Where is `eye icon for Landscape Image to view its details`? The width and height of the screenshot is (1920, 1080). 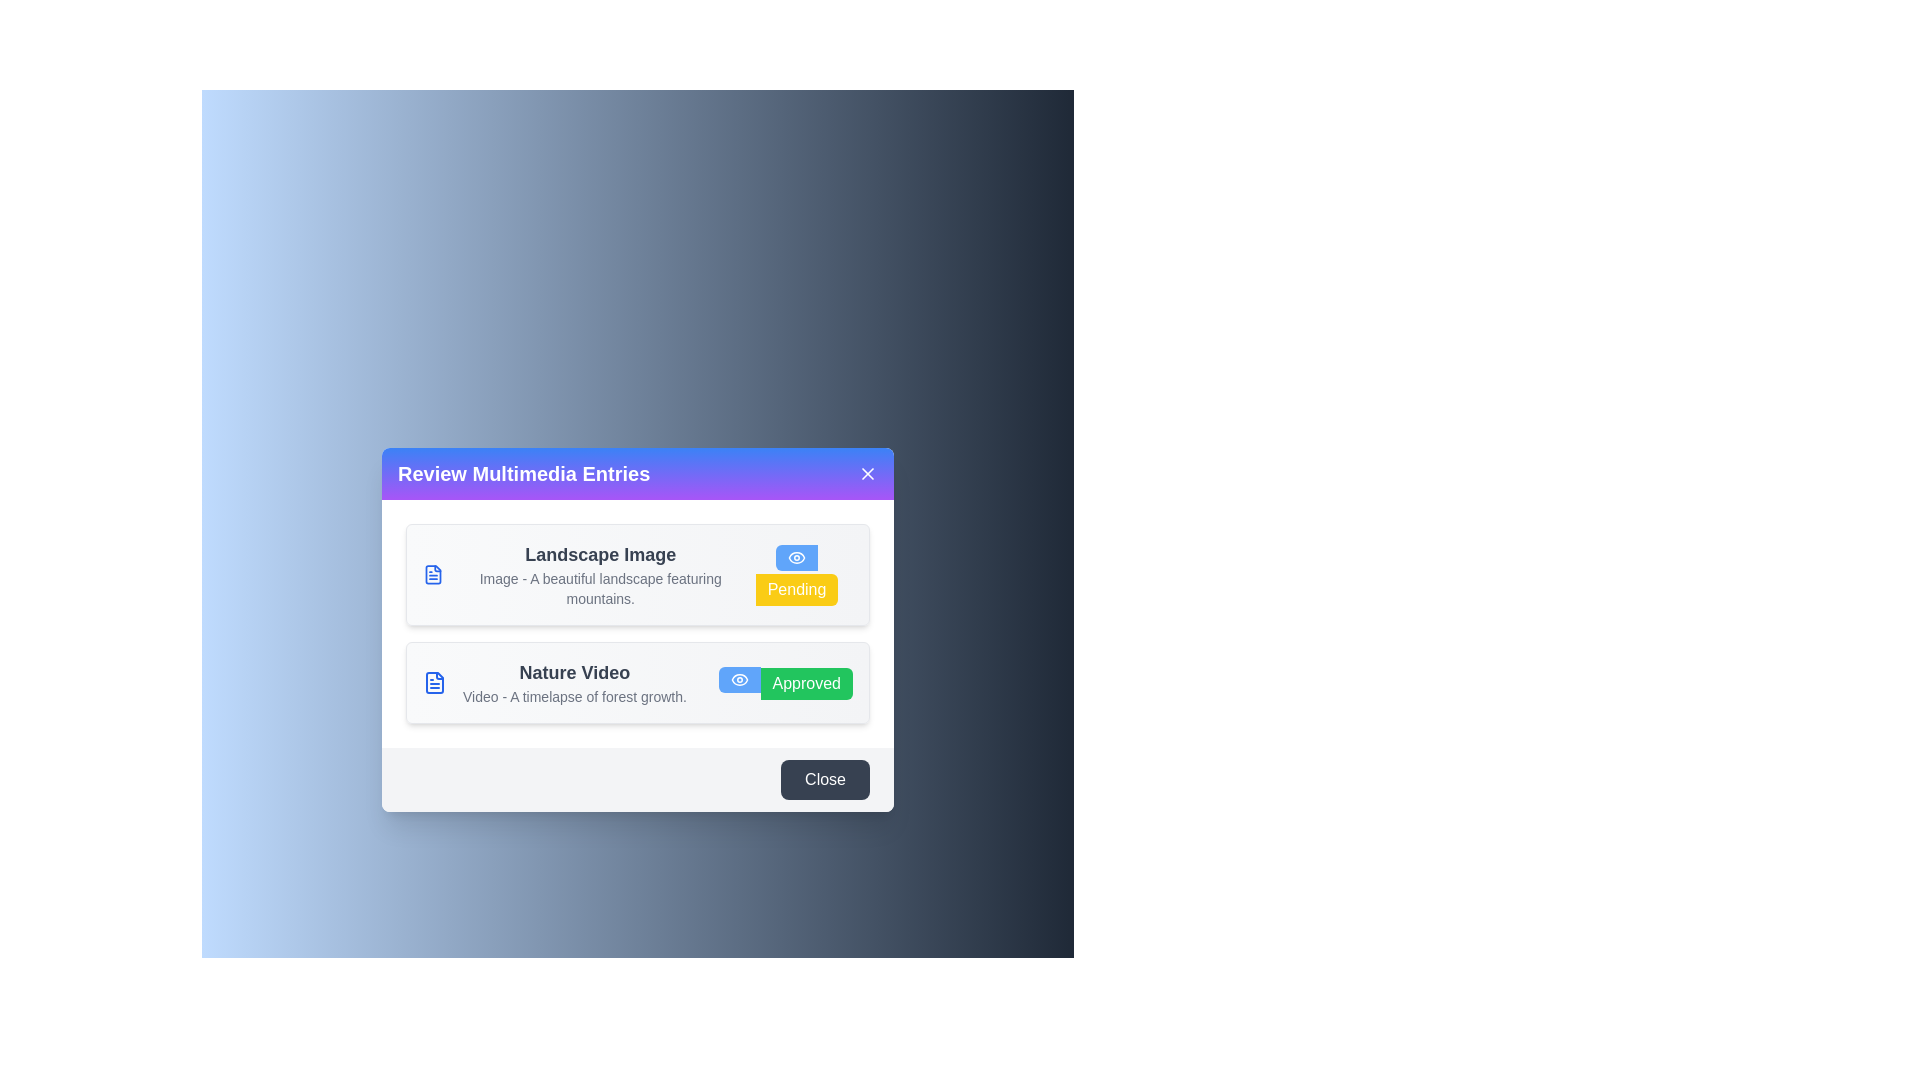
eye icon for Landscape Image to view its details is located at coordinates (795, 557).